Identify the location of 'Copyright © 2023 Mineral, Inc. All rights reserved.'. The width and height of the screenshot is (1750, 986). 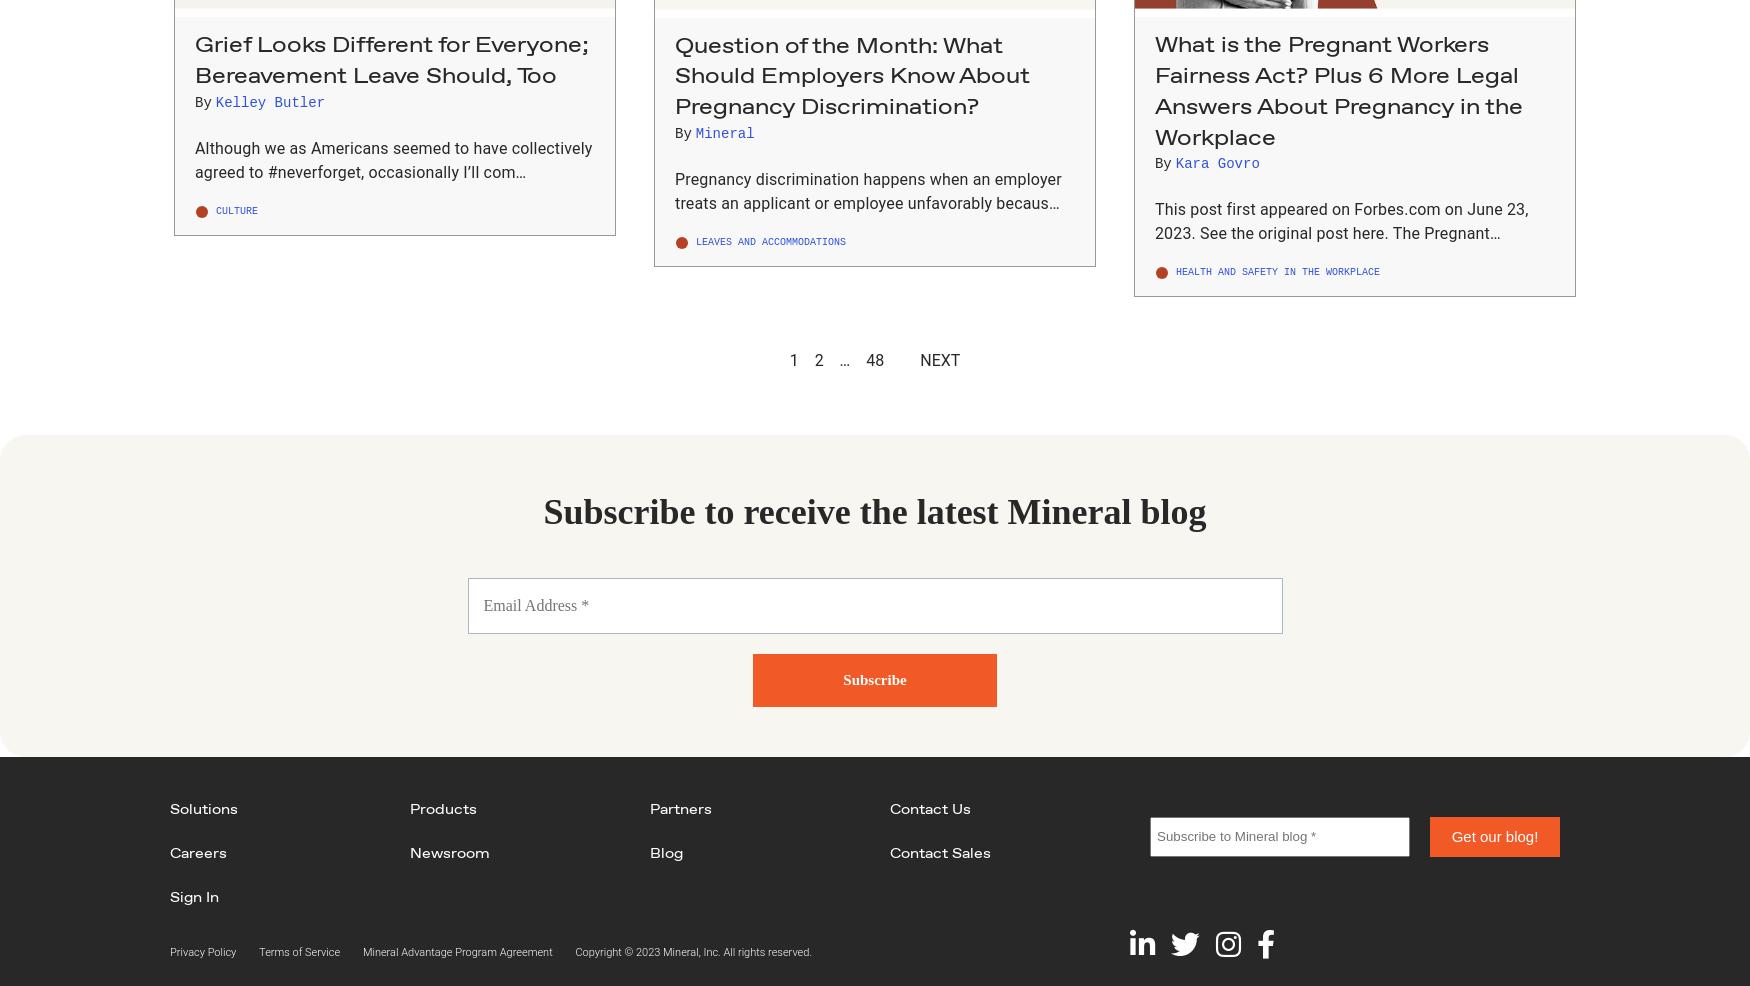
(693, 951).